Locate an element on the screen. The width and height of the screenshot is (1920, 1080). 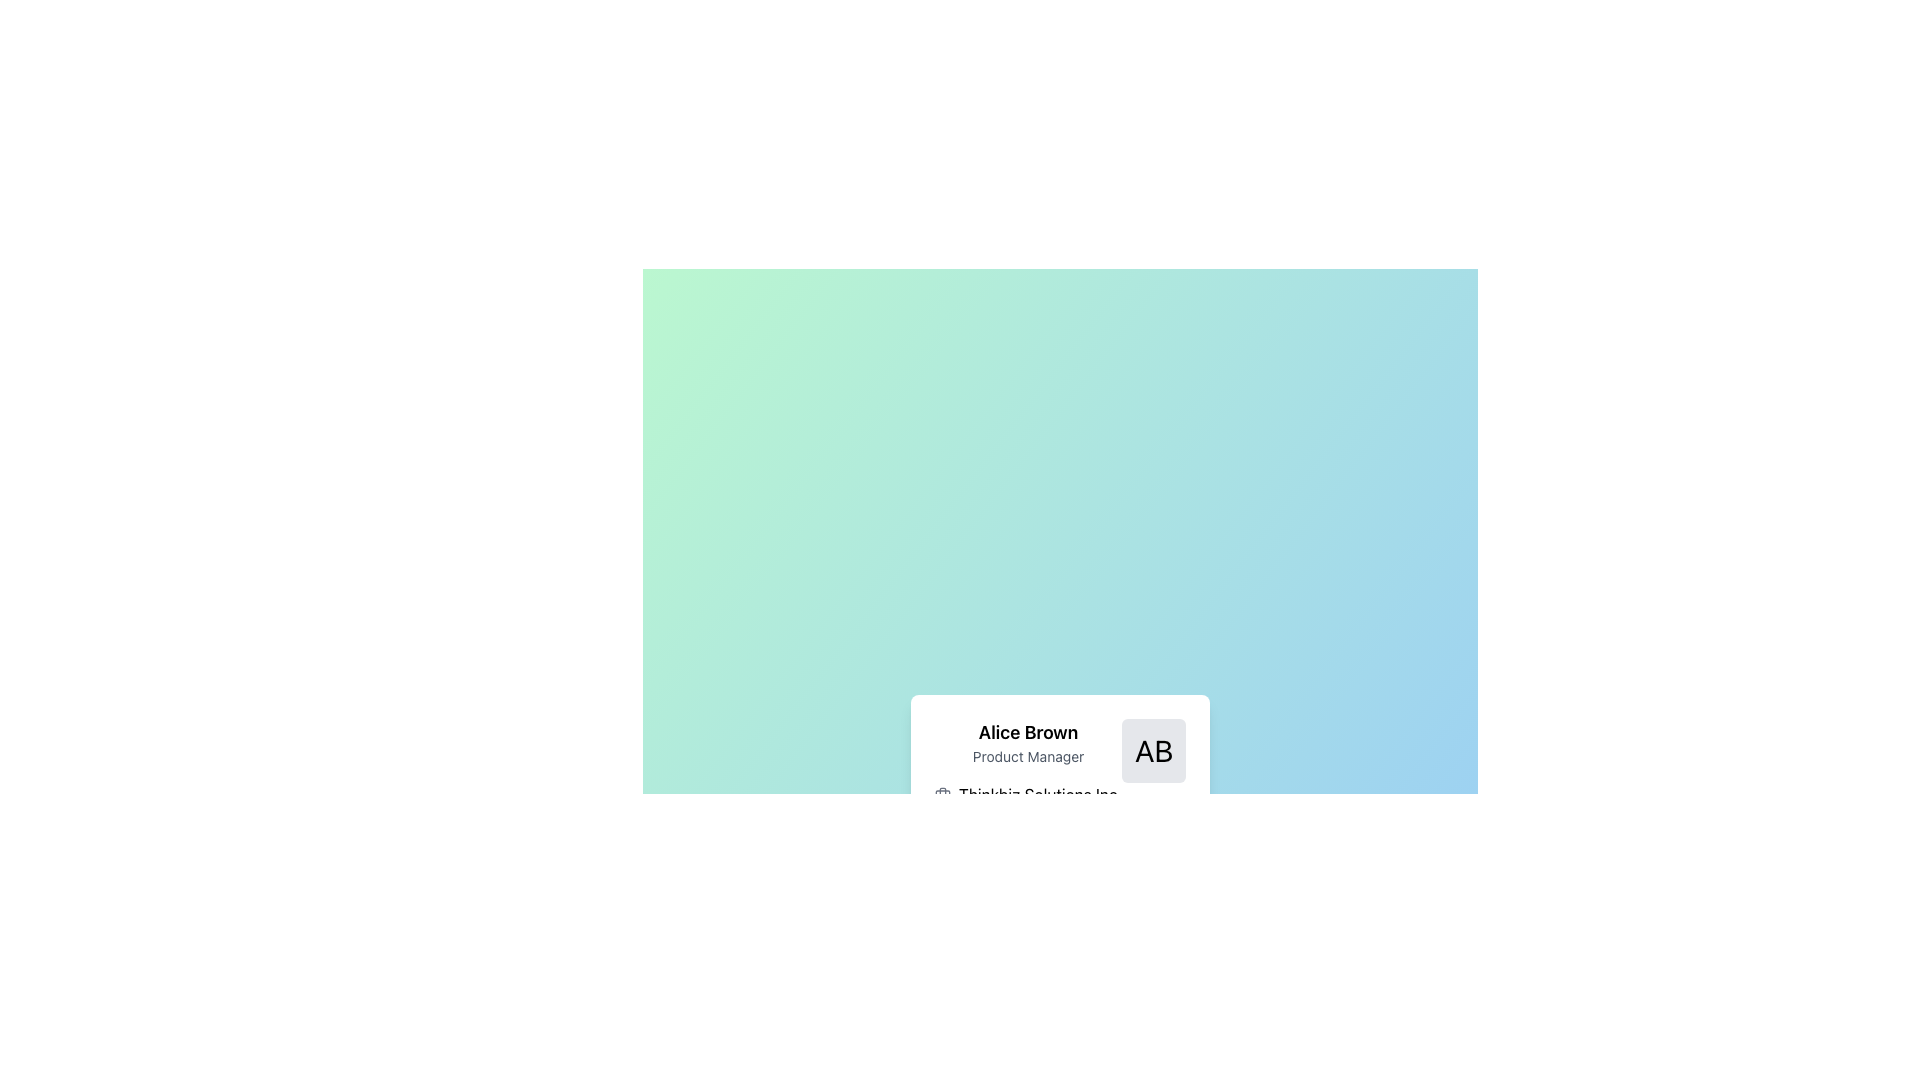
the Text Label identifying 'Thinkbiz Solutions Inc.' located below the 'Product Manager' text and to the right of the briefcase icon is located at coordinates (1040, 793).